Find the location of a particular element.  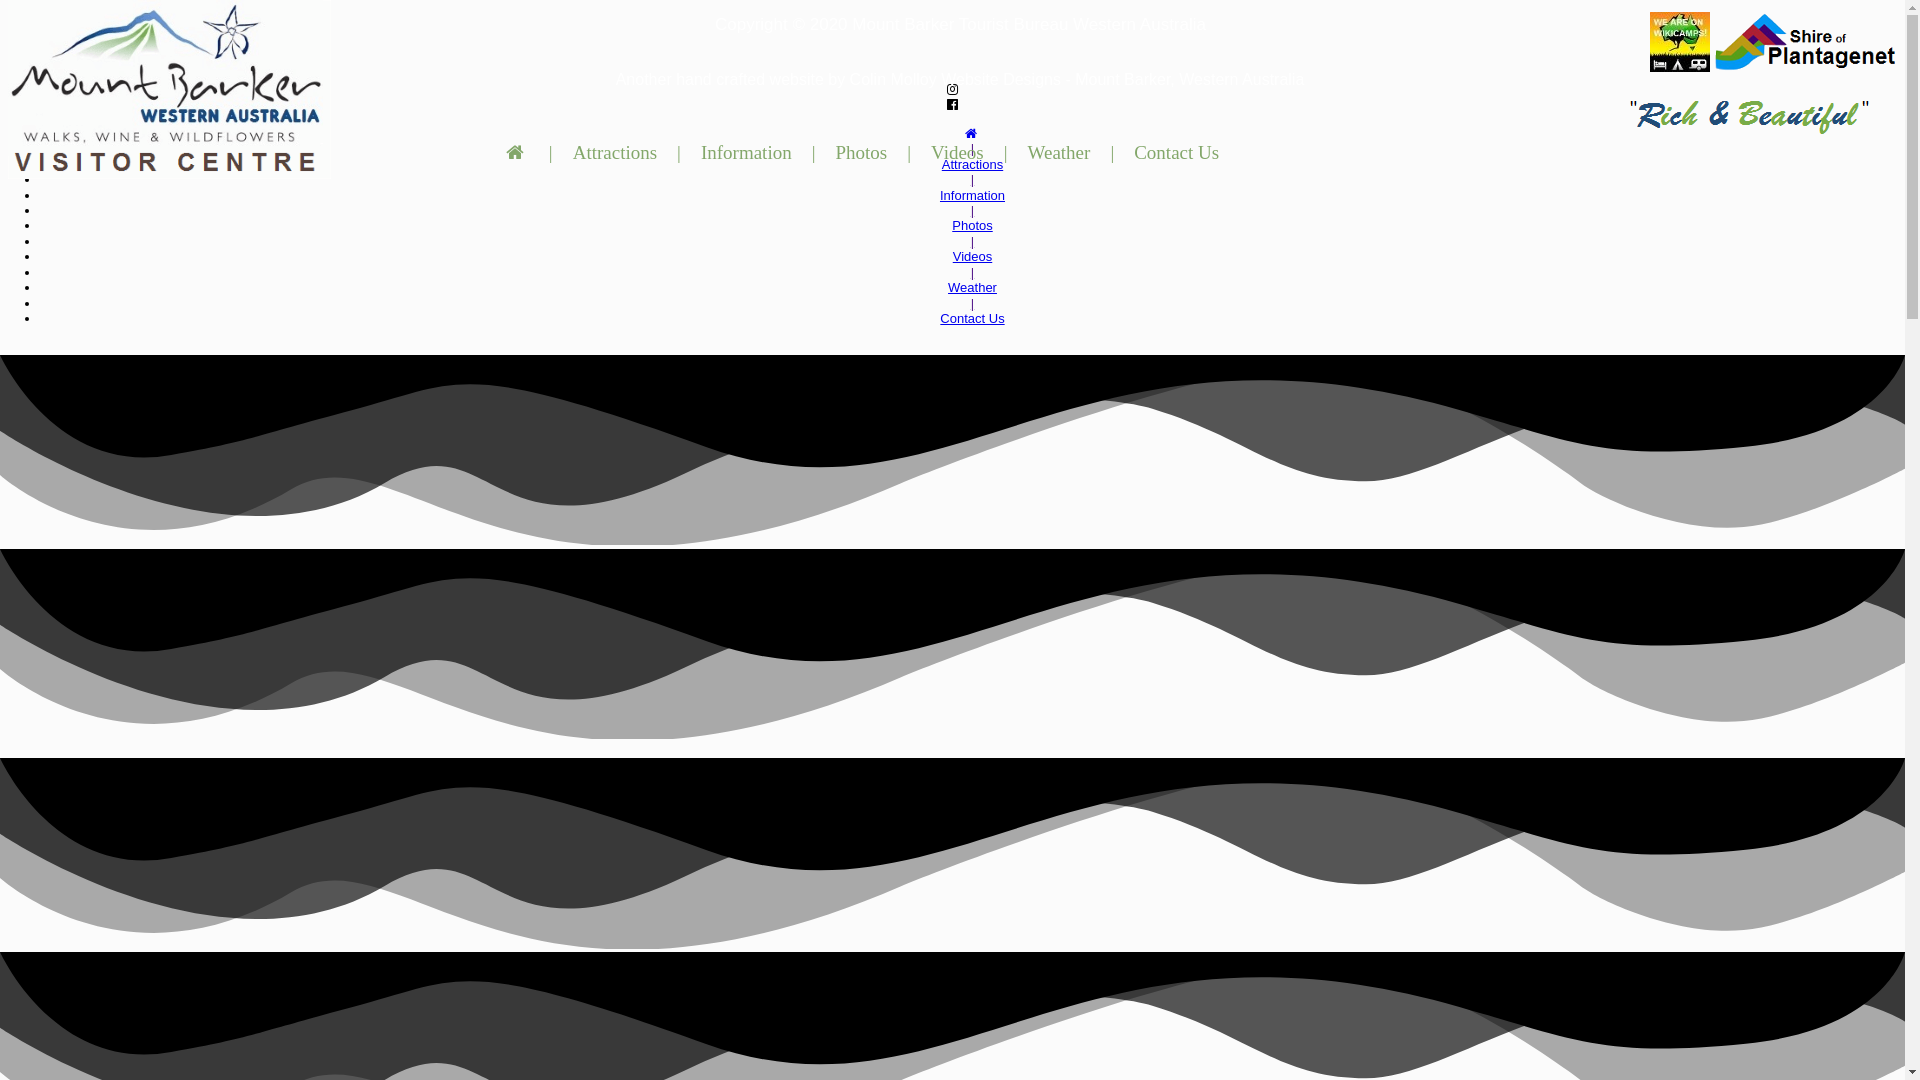

'Contact Us' is located at coordinates (1128, 152).